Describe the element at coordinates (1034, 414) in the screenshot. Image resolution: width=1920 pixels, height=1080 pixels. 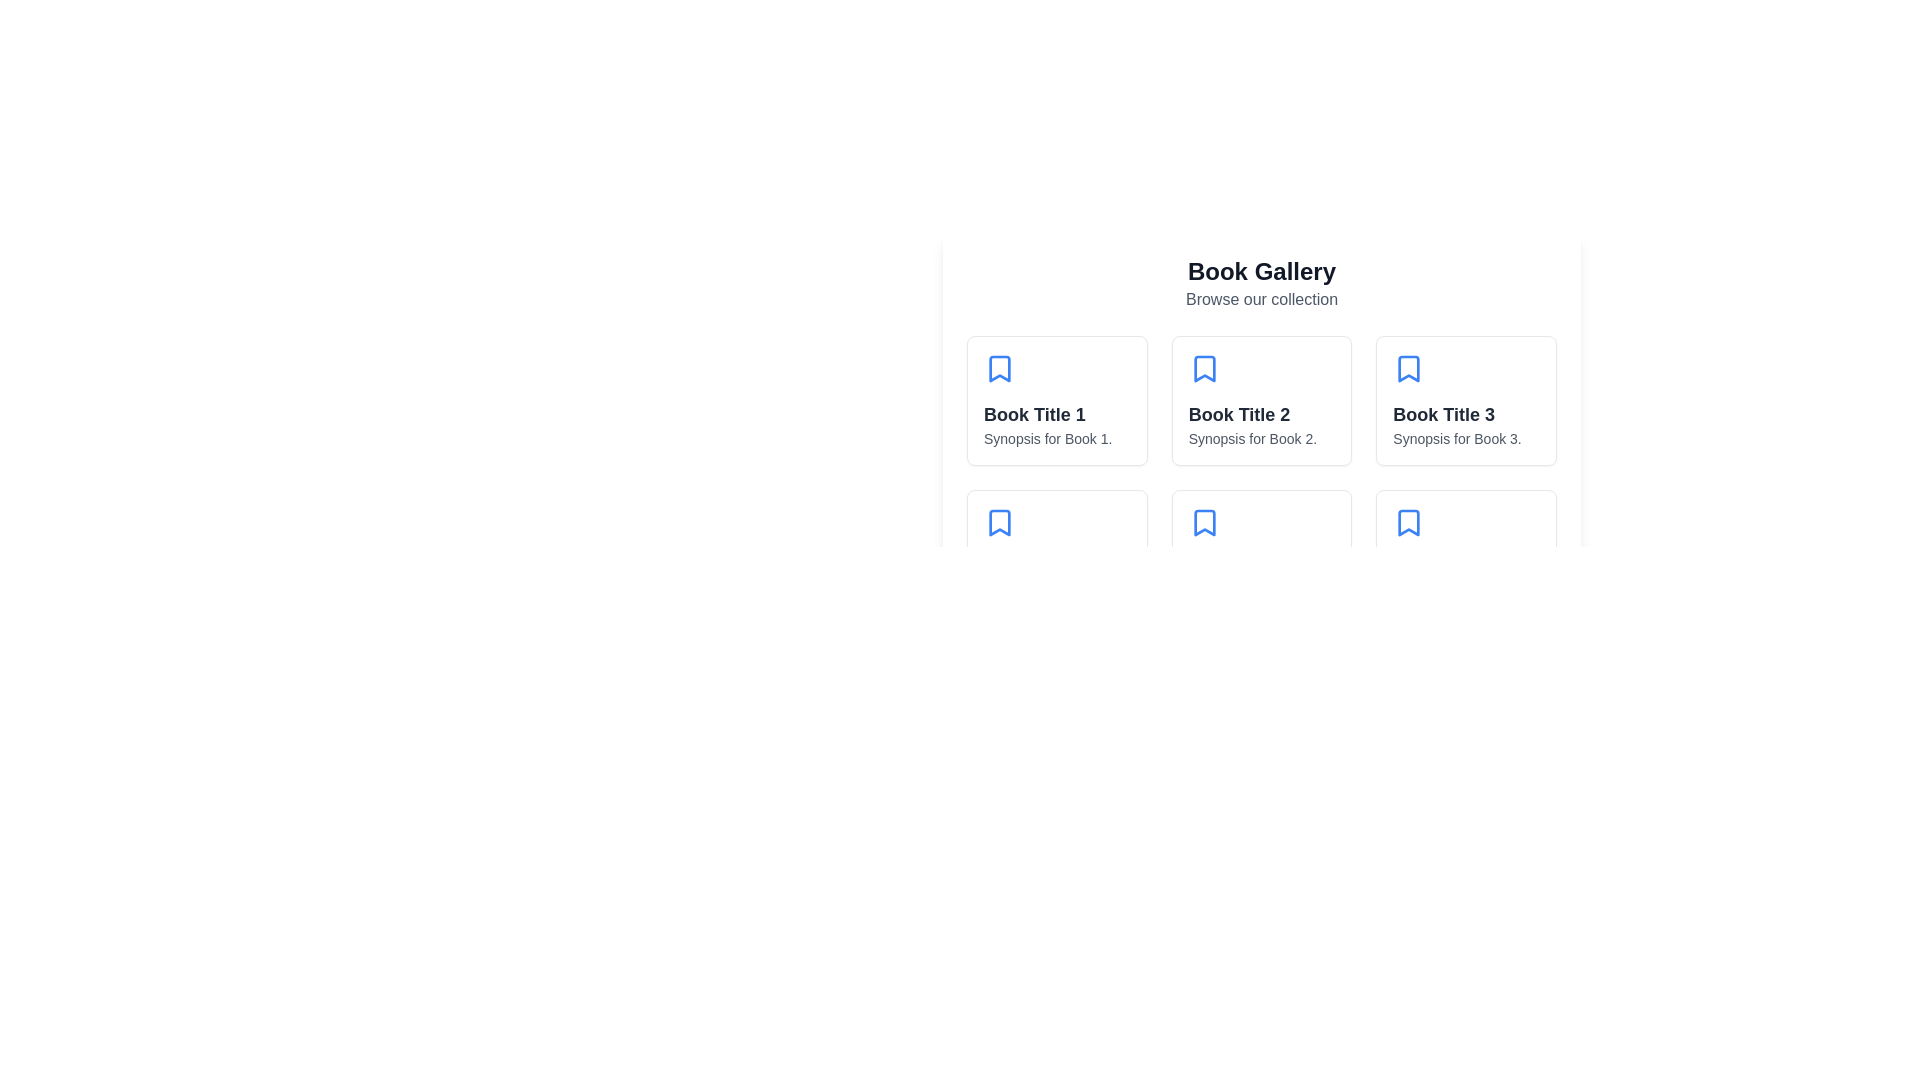
I see `the text label reading 'Book Title 1', which is displayed in a bold and large font style within the first card of the book items grid` at that location.